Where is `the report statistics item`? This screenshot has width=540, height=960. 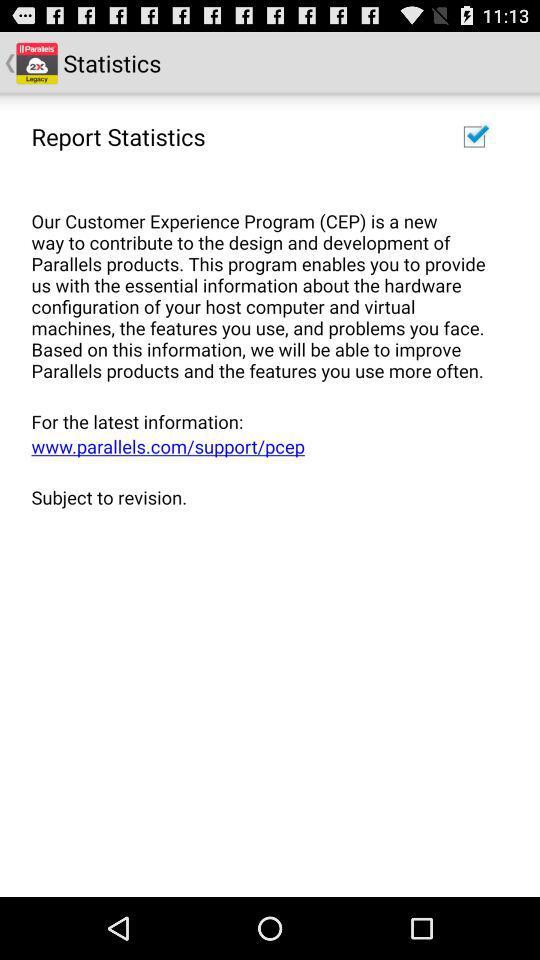
the report statistics item is located at coordinates (118, 135).